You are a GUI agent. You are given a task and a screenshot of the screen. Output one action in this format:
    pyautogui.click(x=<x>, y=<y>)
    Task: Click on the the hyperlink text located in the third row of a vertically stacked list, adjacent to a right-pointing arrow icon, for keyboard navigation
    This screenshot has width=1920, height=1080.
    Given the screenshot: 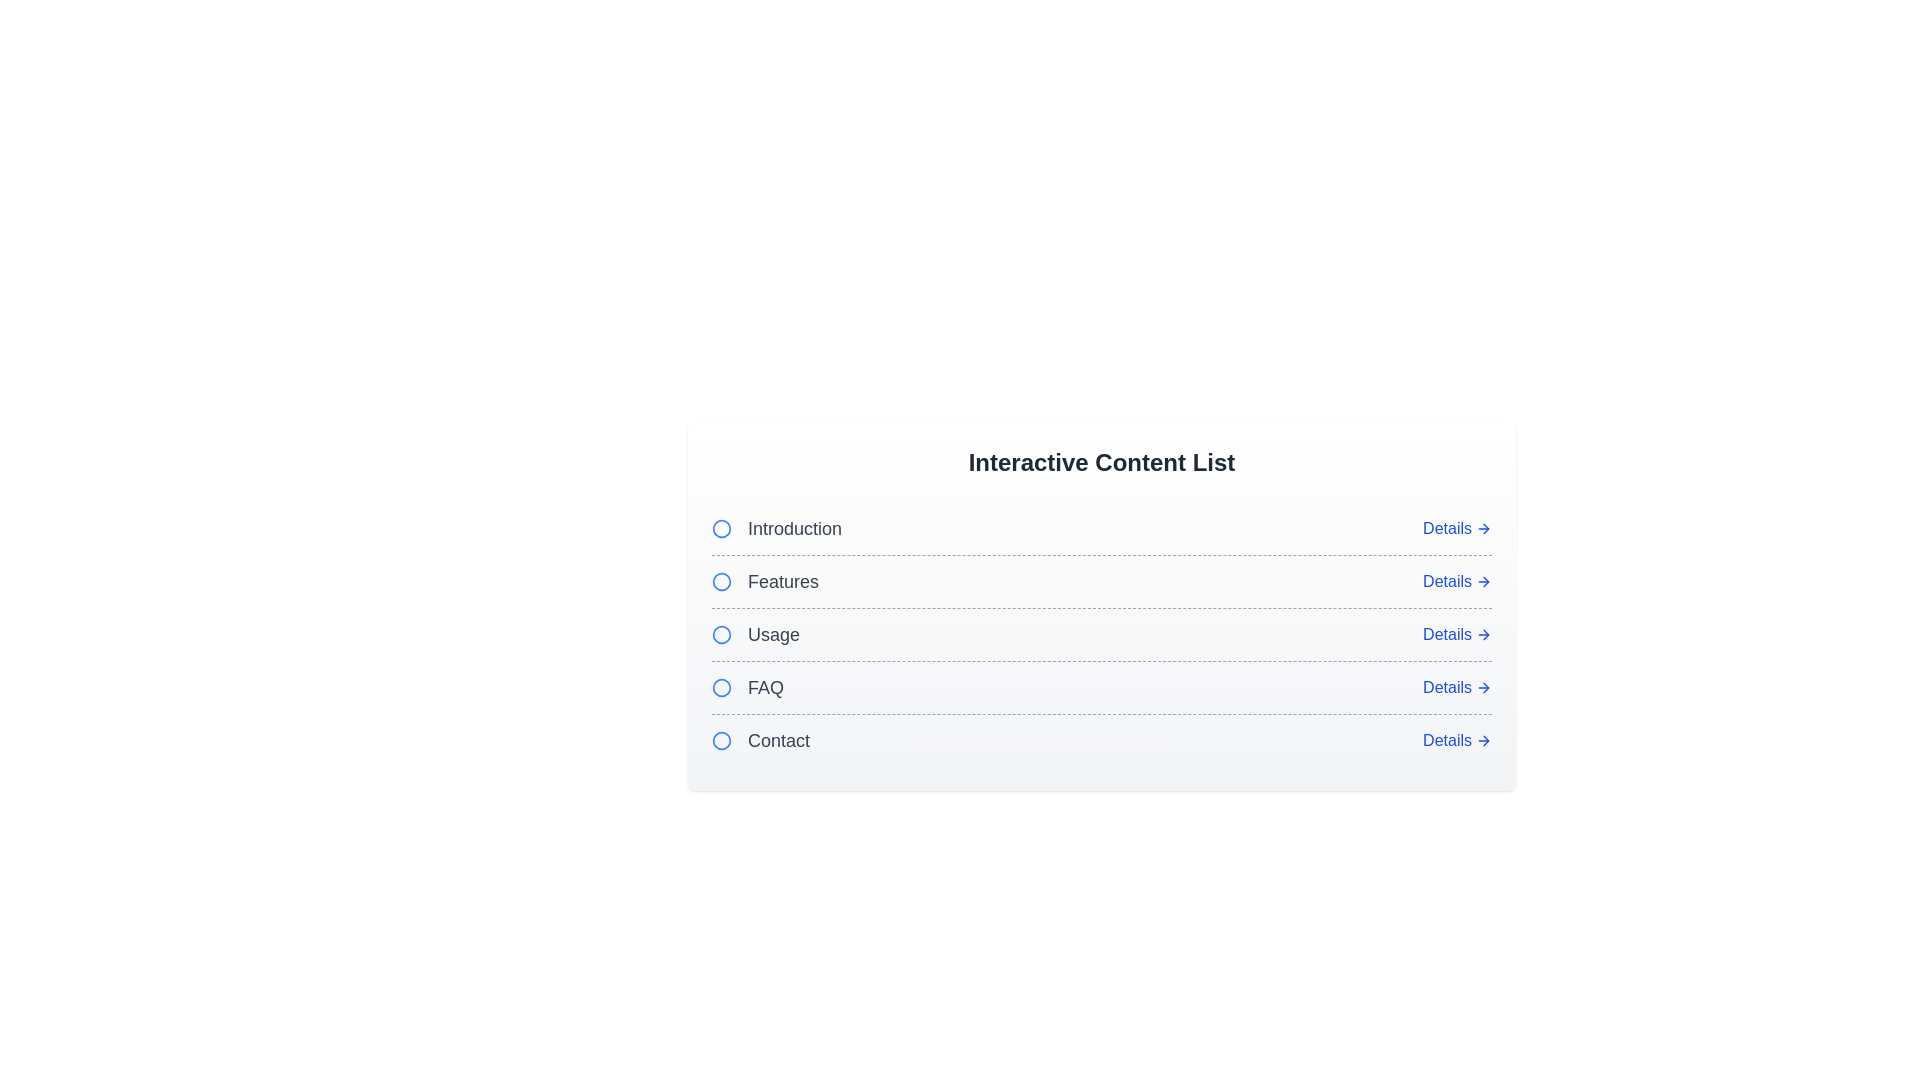 What is the action you would take?
    pyautogui.click(x=1447, y=635)
    